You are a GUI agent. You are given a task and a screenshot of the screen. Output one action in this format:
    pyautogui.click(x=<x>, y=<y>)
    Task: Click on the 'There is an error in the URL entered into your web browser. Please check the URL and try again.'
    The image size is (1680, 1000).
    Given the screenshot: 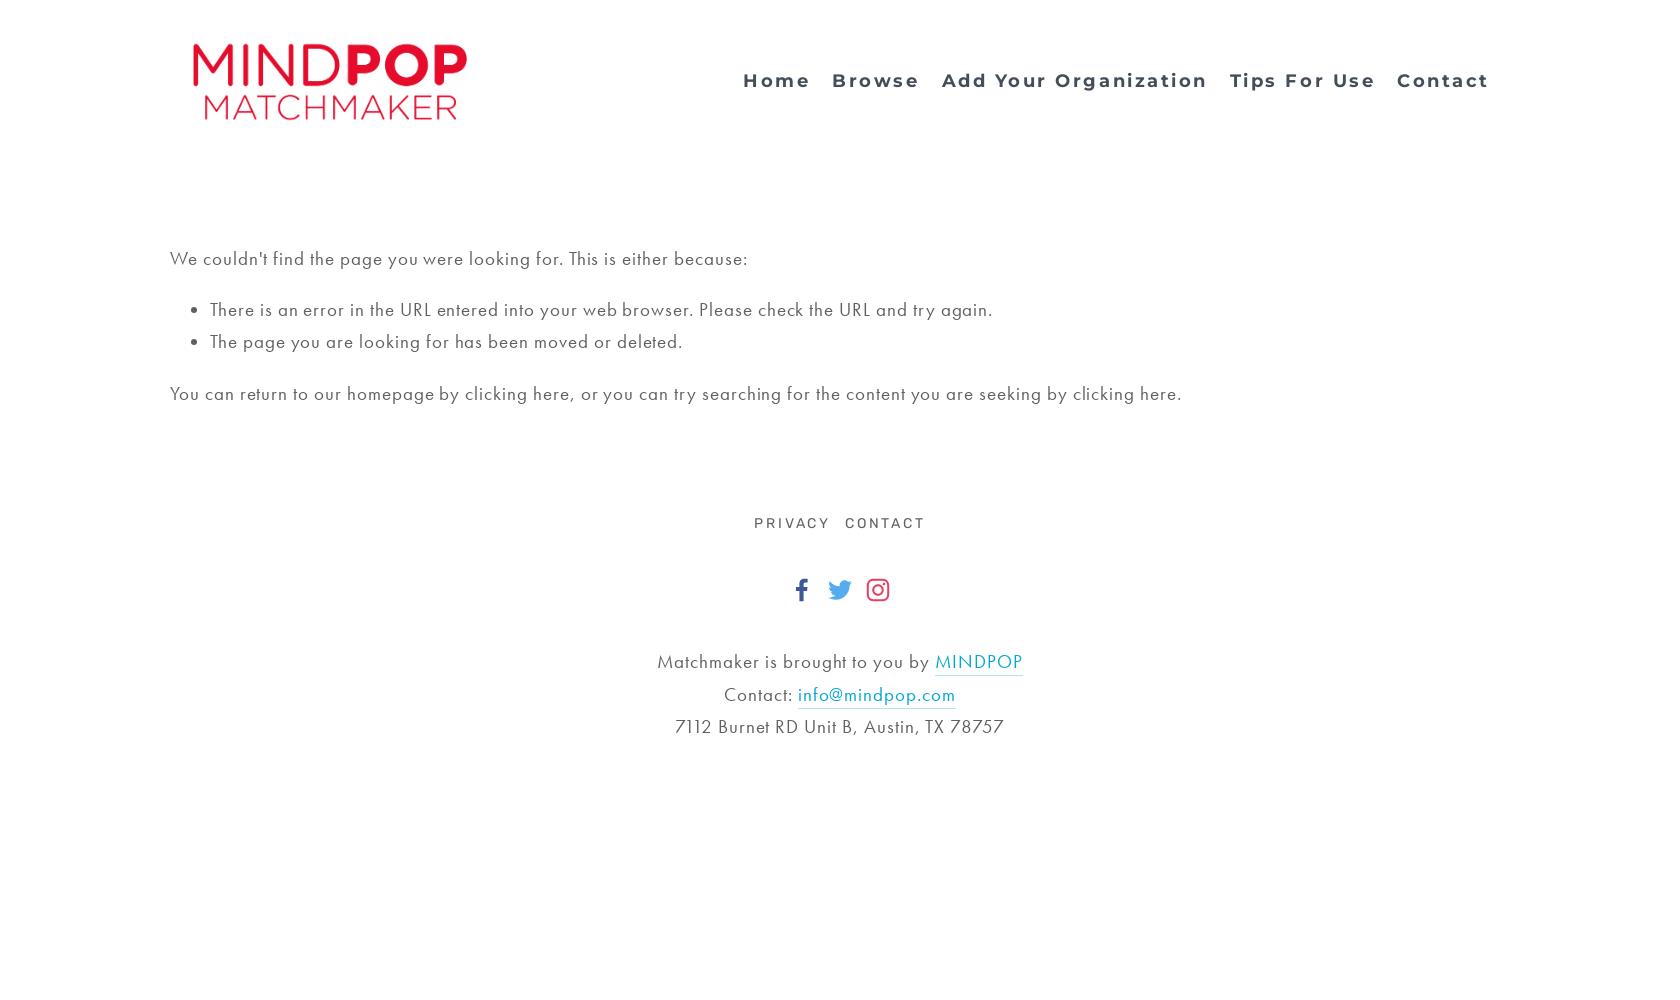 What is the action you would take?
    pyautogui.click(x=601, y=309)
    